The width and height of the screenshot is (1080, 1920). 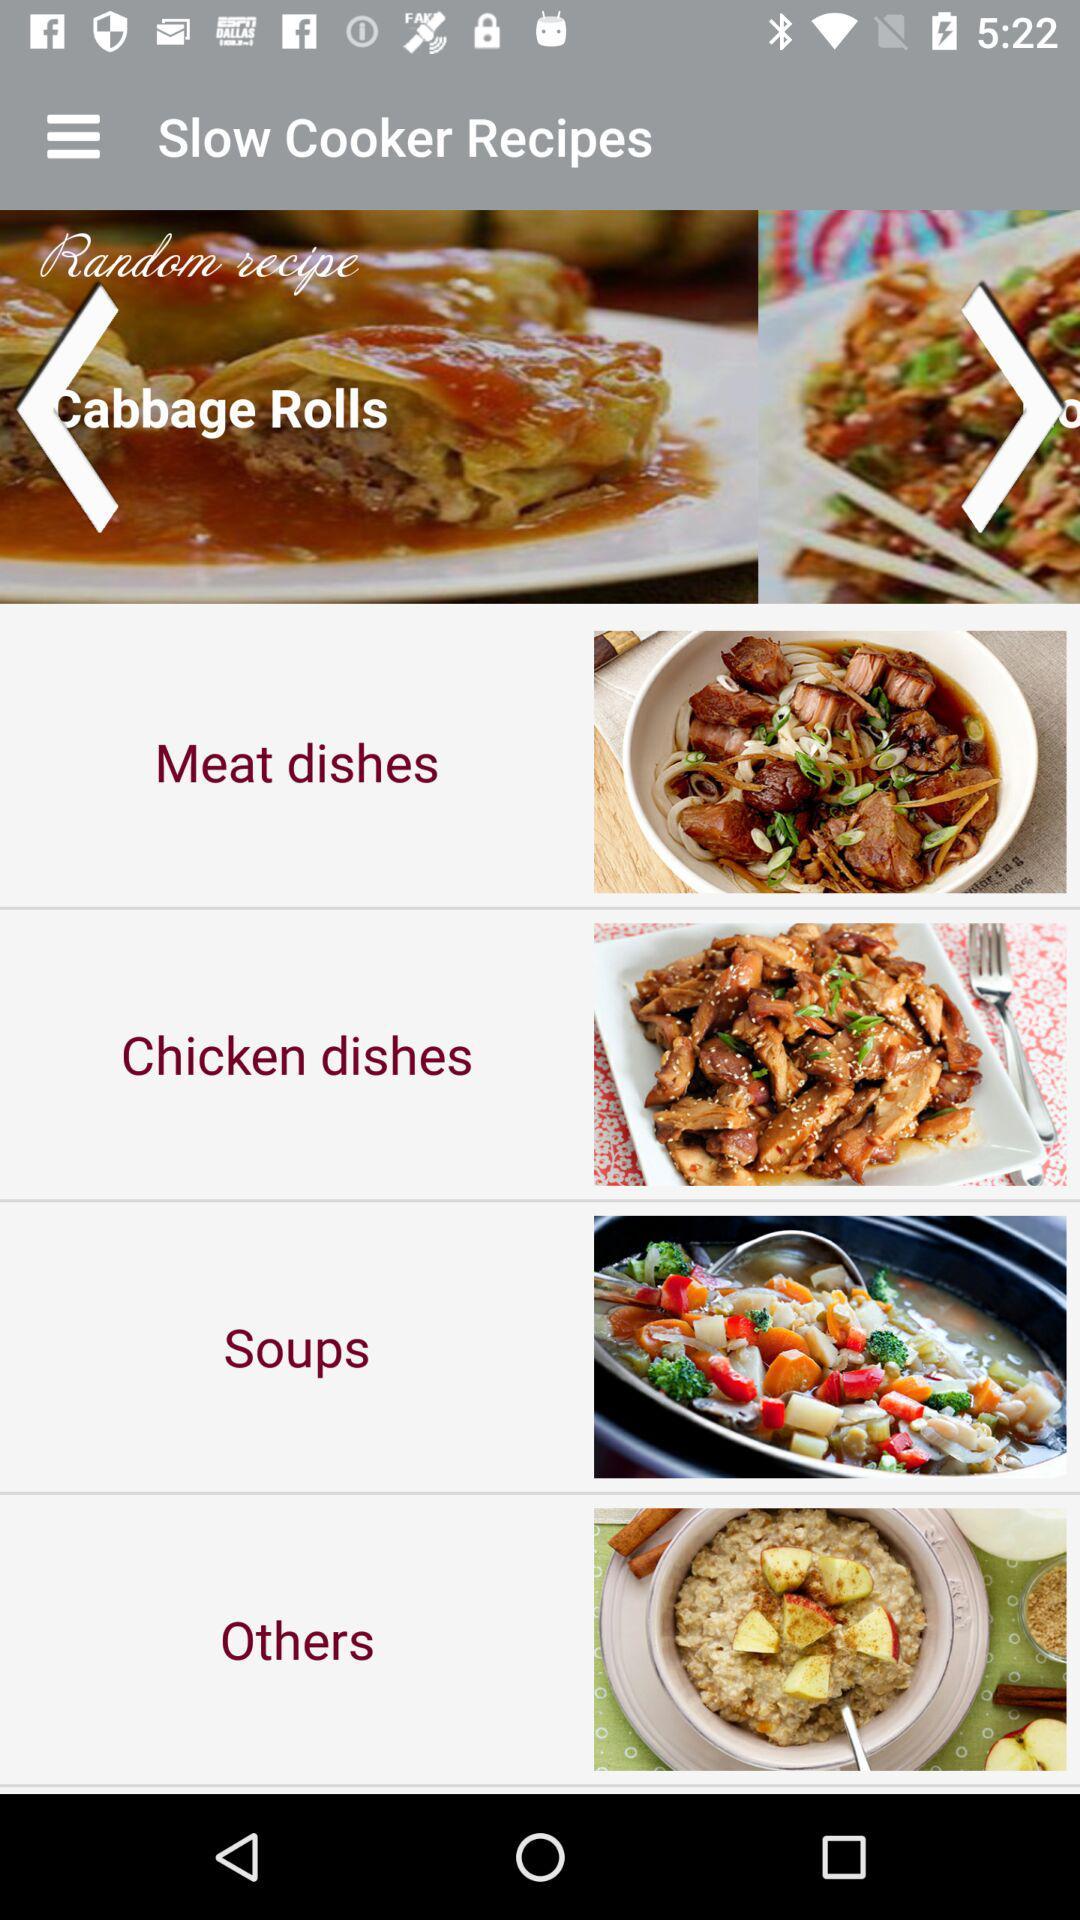 What do you see at coordinates (64, 405) in the screenshot?
I see `the arrow_backward icon` at bounding box center [64, 405].